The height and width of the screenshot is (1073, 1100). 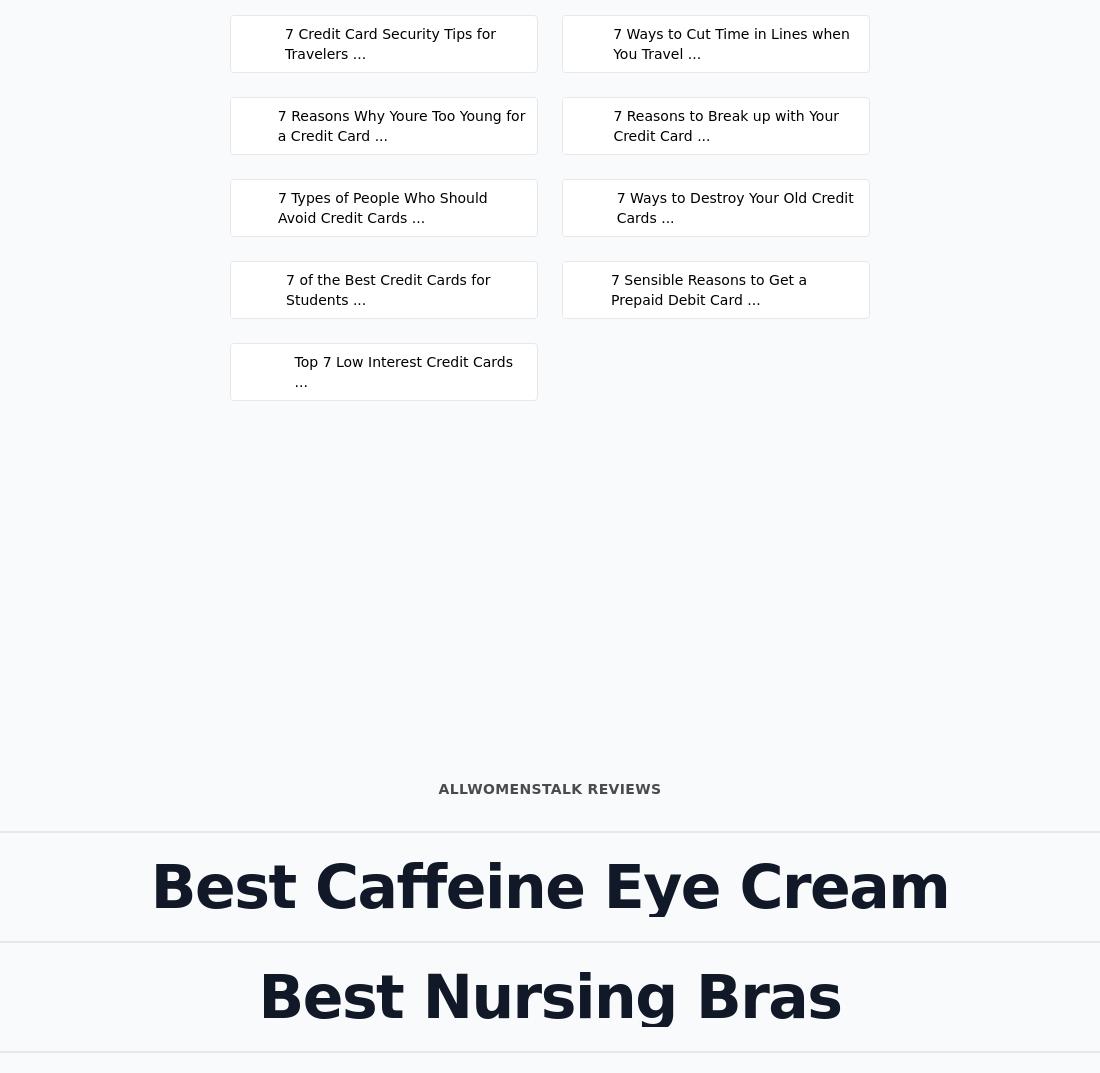 What do you see at coordinates (733, 207) in the screenshot?
I see `'7 Ways to Destroy Your Old Credit Cards ...'` at bounding box center [733, 207].